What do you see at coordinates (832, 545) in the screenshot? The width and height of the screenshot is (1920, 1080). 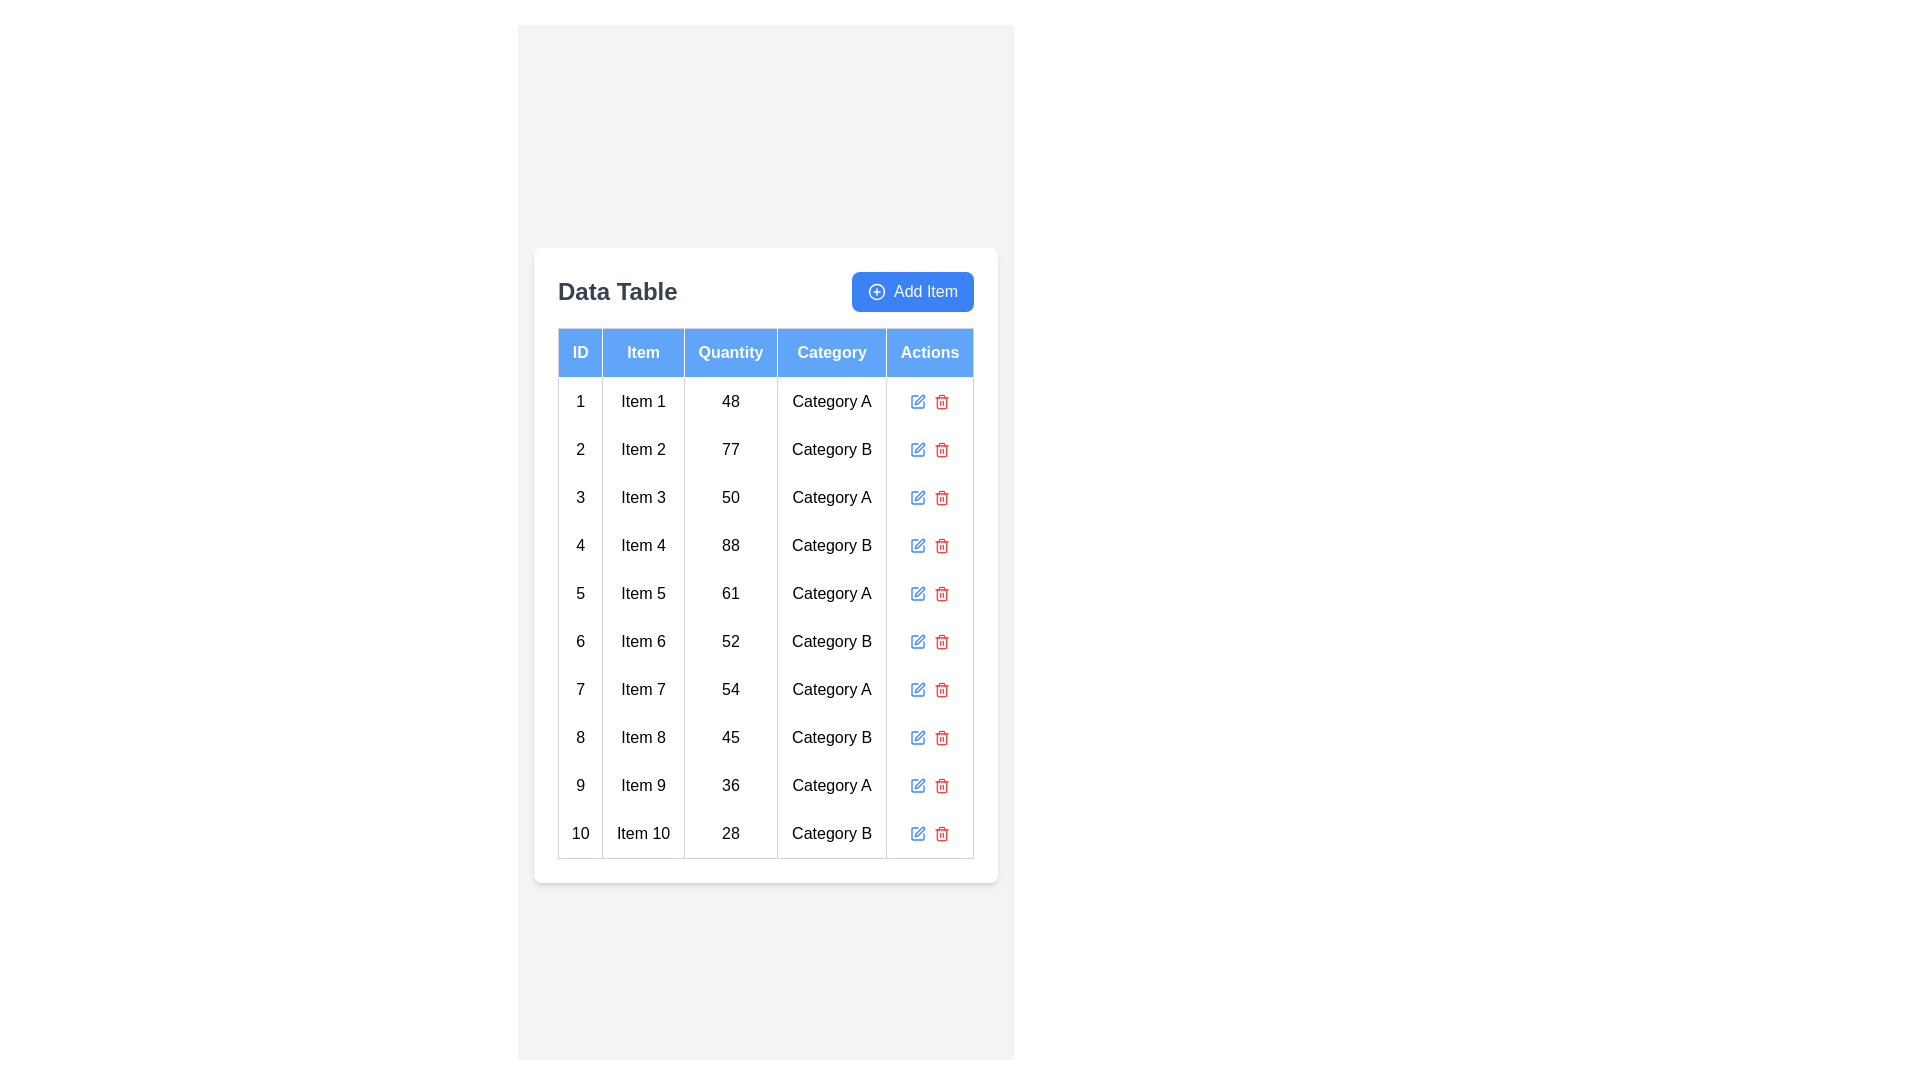 I see `the text label displaying 'Category B' in the fourth cell of the 'Category' column in the table` at bounding box center [832, 545].